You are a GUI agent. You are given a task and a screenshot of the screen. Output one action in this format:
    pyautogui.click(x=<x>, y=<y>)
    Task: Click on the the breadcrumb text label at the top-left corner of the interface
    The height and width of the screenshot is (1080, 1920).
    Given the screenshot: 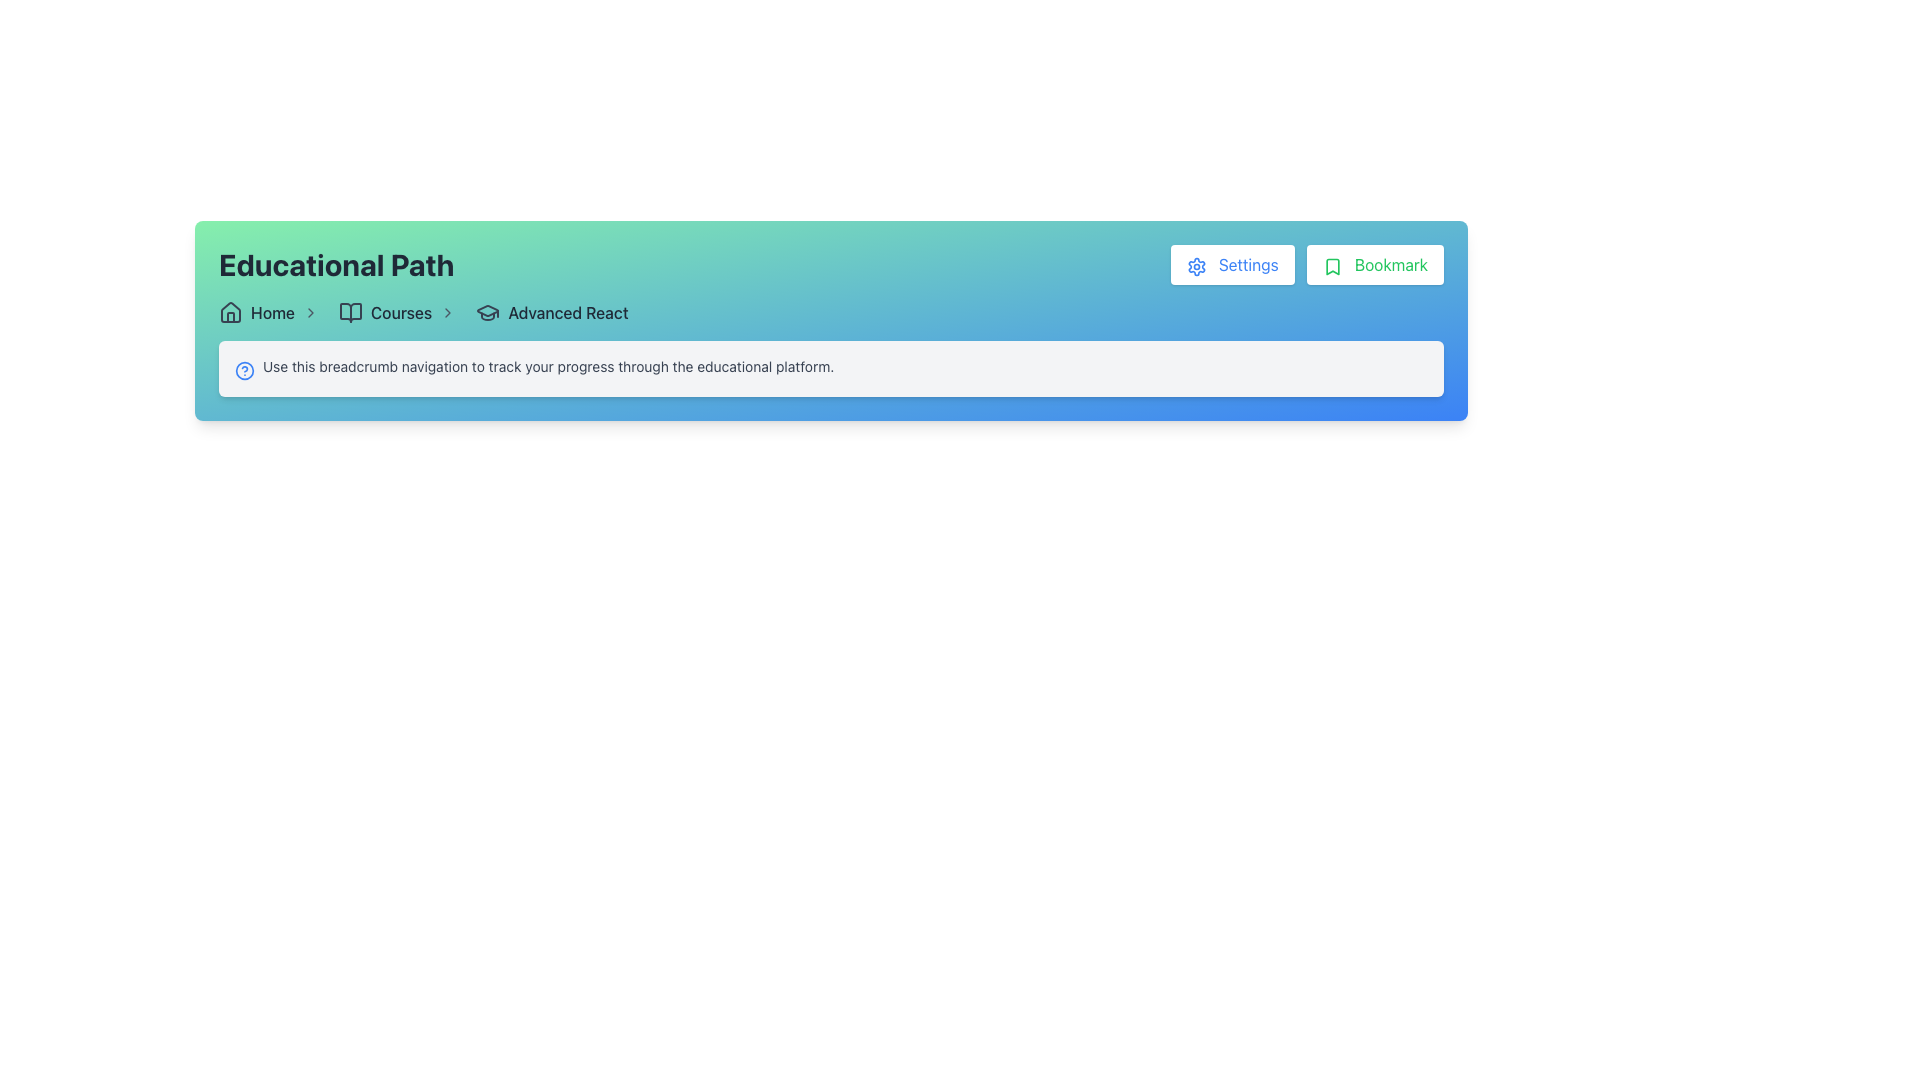 What is the action you would take?
    pyautogui.click(x=272, y=312)
    